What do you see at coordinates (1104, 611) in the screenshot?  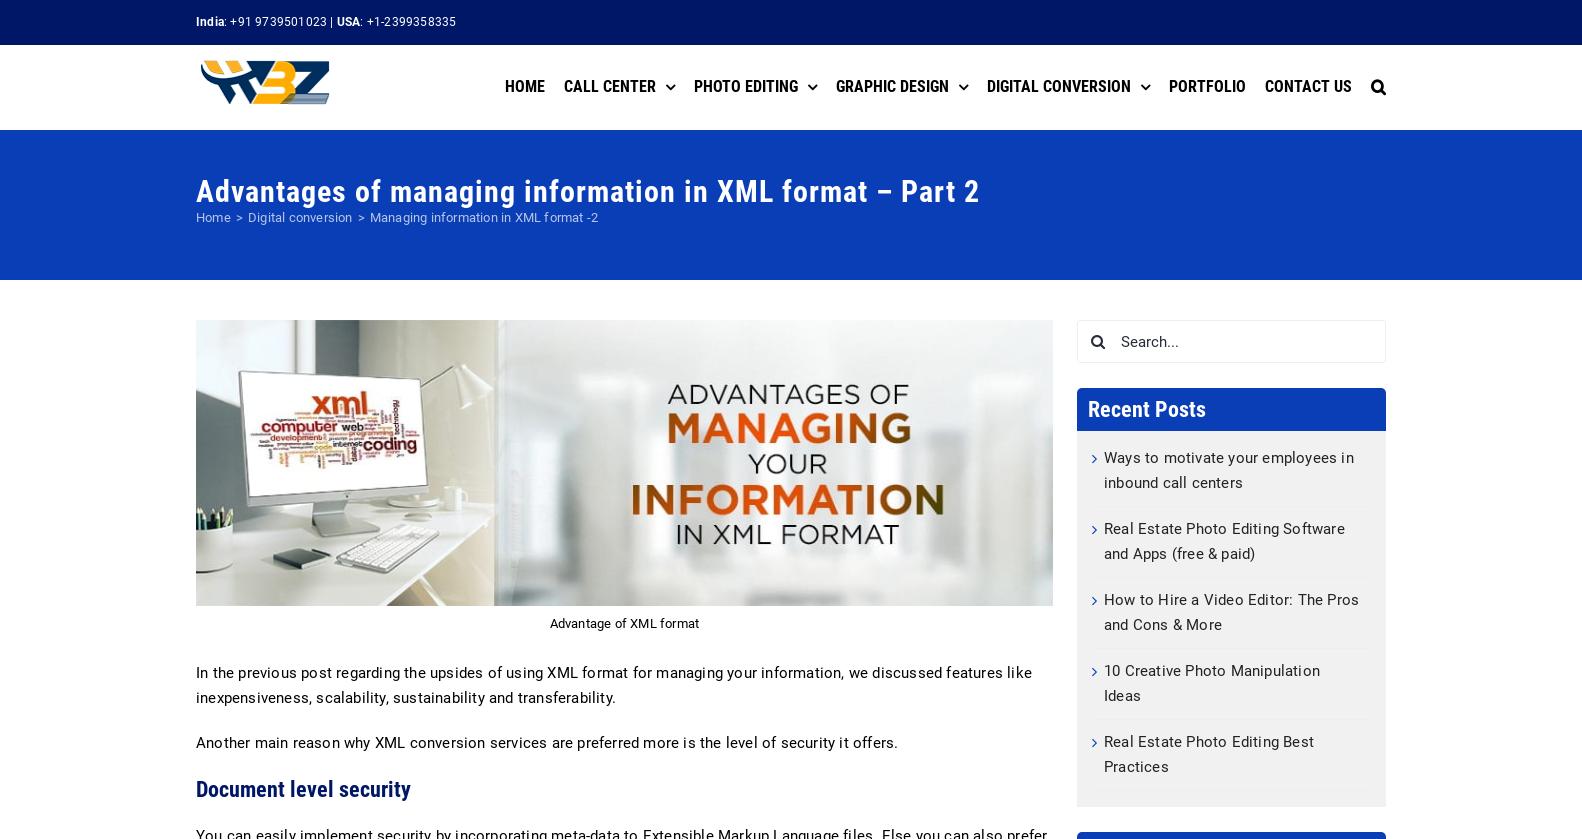 I see `'How to Hire a Video Editor: The Pros and Cons & More'` at bounding box center [1104, 611].